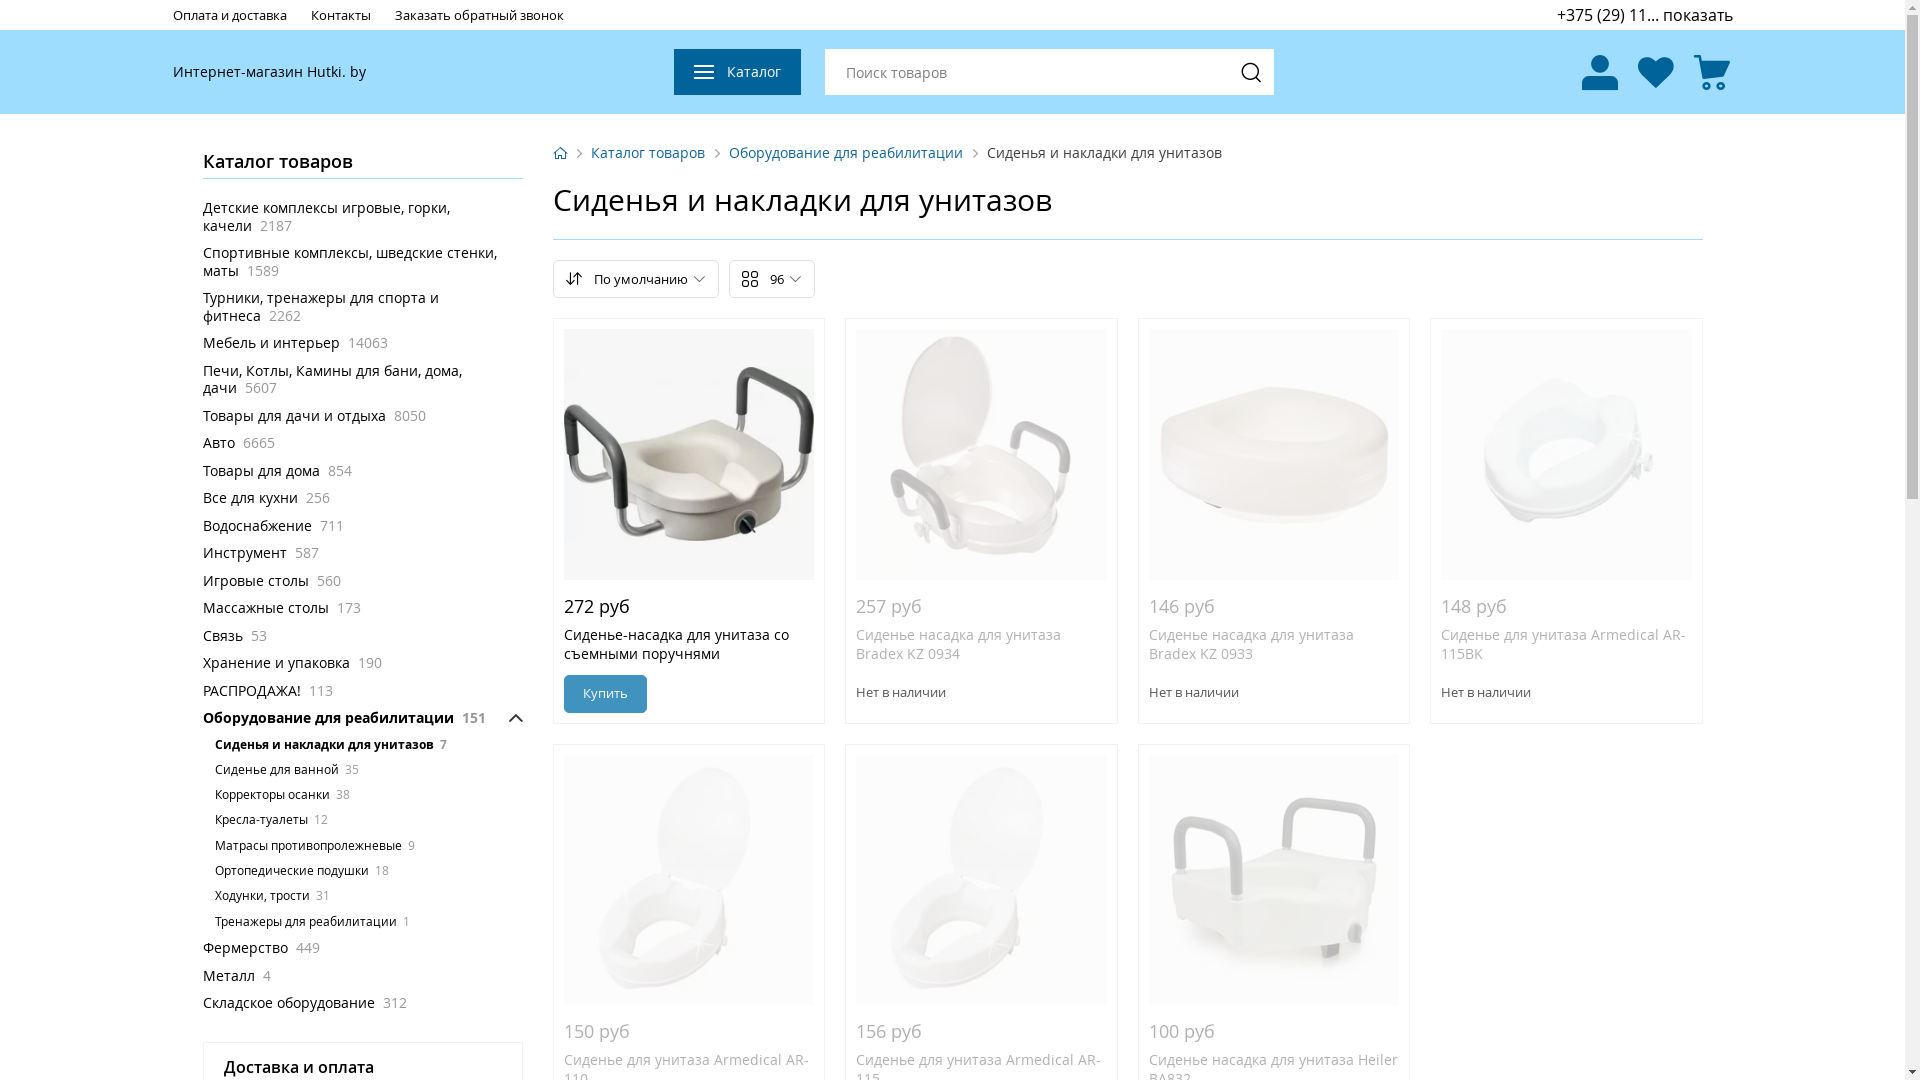 The width and height of the screenshot is (1920, 1080). What do you see at coordinates (770, 278) in the screenshot?
I see `'96'` at bounding box center [770, 278].